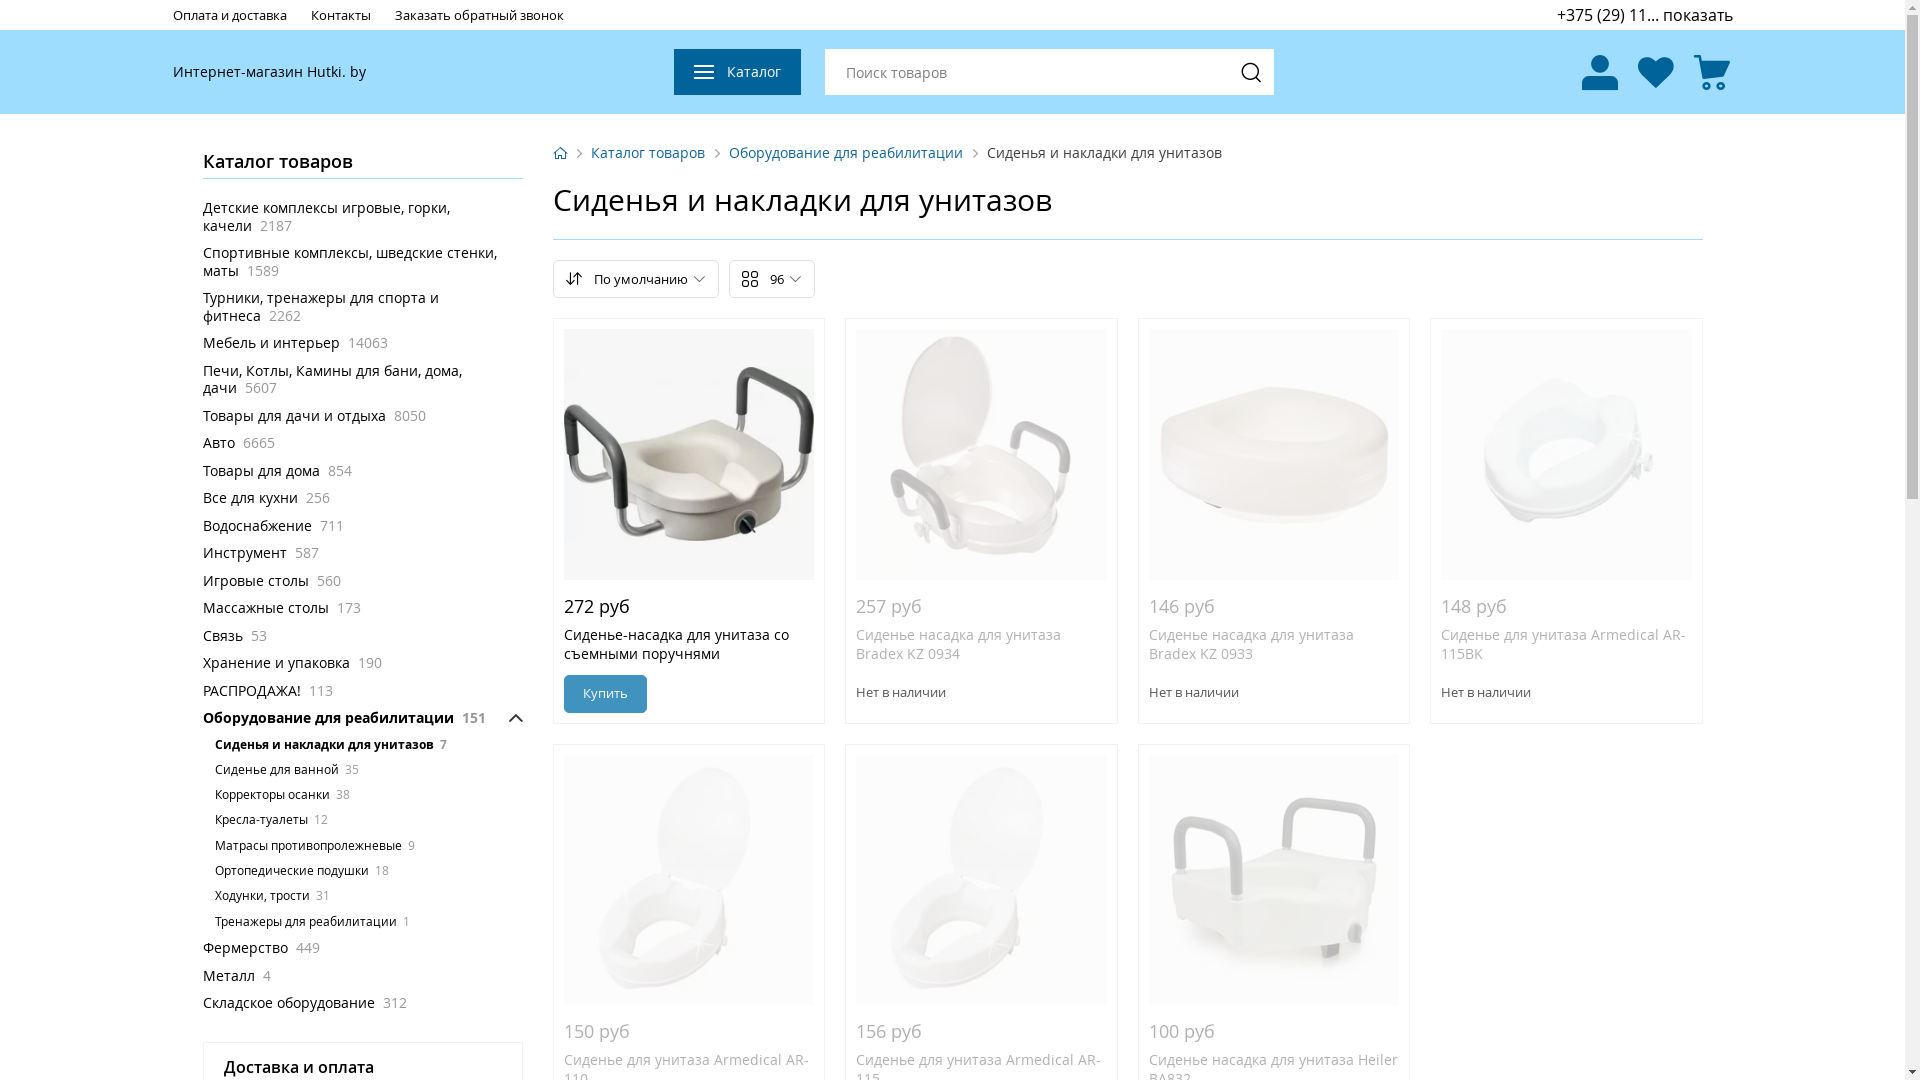 The width and height of the screenshot is (1920, 1080). What do you see at coordinates (770, 278) in the screenshot?
I see `'96'` at bounding box center [770, 278].